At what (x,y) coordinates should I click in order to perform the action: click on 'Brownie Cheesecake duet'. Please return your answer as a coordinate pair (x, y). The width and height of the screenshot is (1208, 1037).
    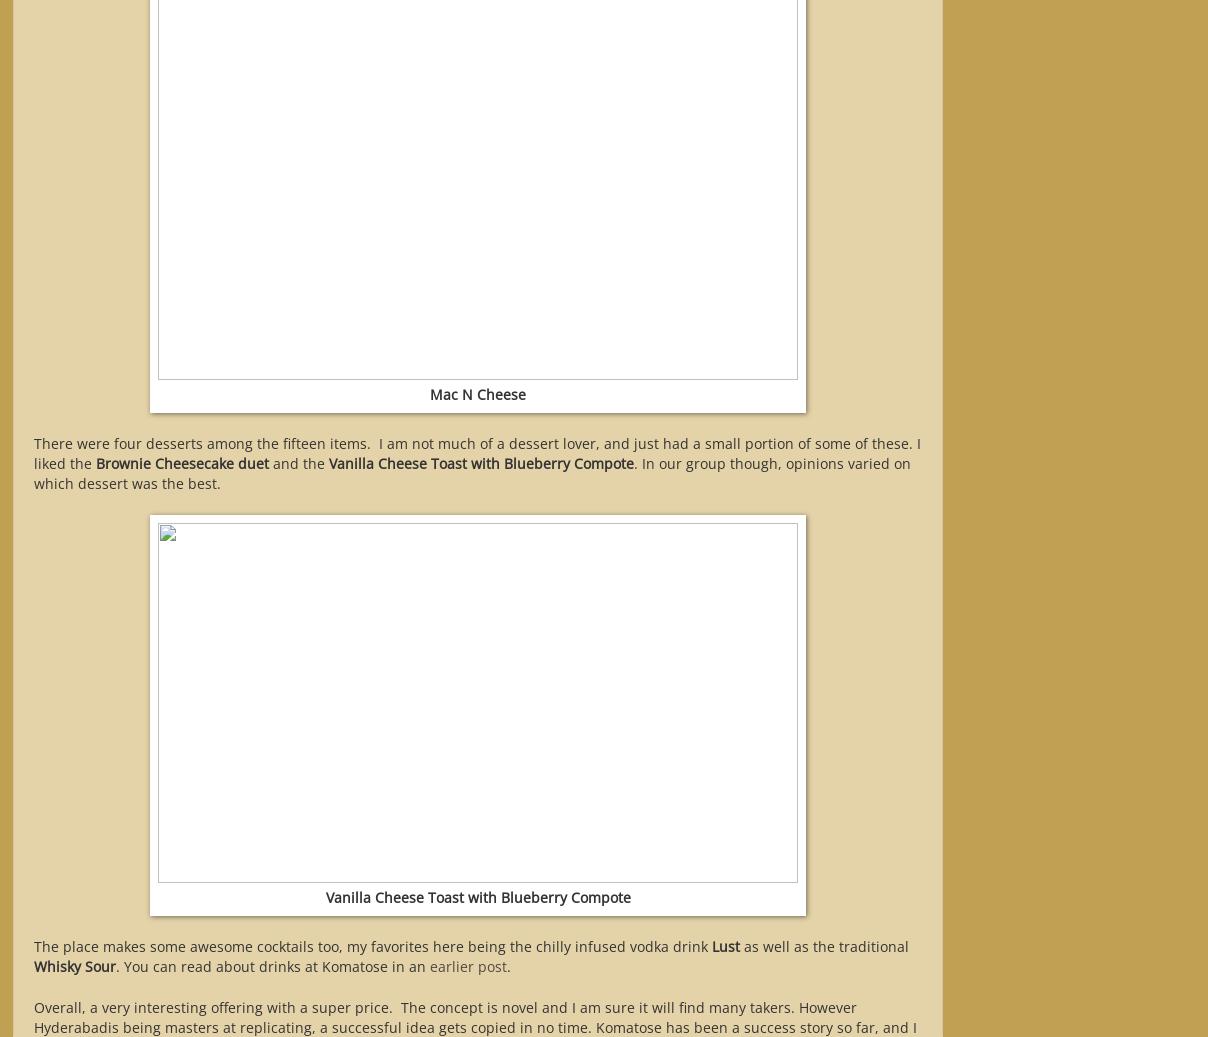
    Looking at the image, I should click on (182, 462).